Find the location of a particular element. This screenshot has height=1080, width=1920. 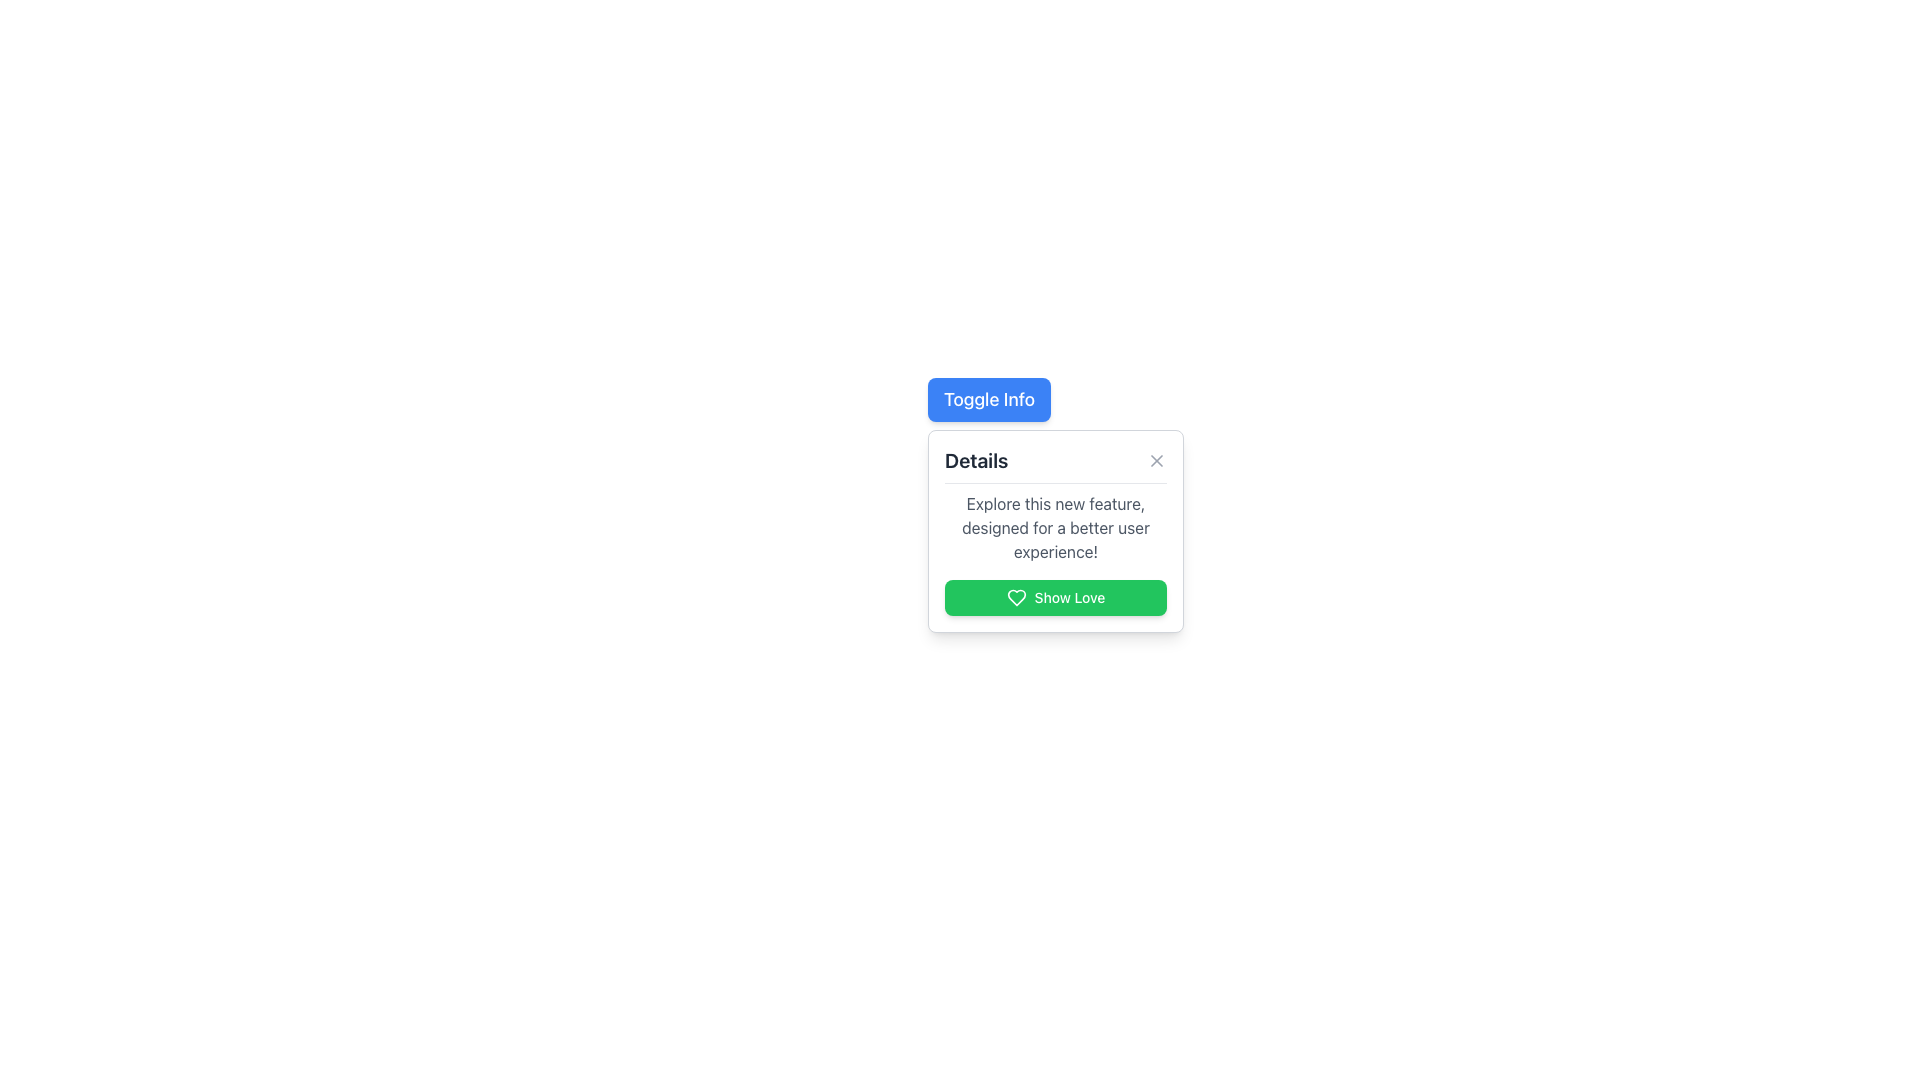

the text displaying 'Explore this new feature, designed for a better user experience!' which is centered within a white card and located above the 'Show Love' button is located at coordinates (1055, 527).